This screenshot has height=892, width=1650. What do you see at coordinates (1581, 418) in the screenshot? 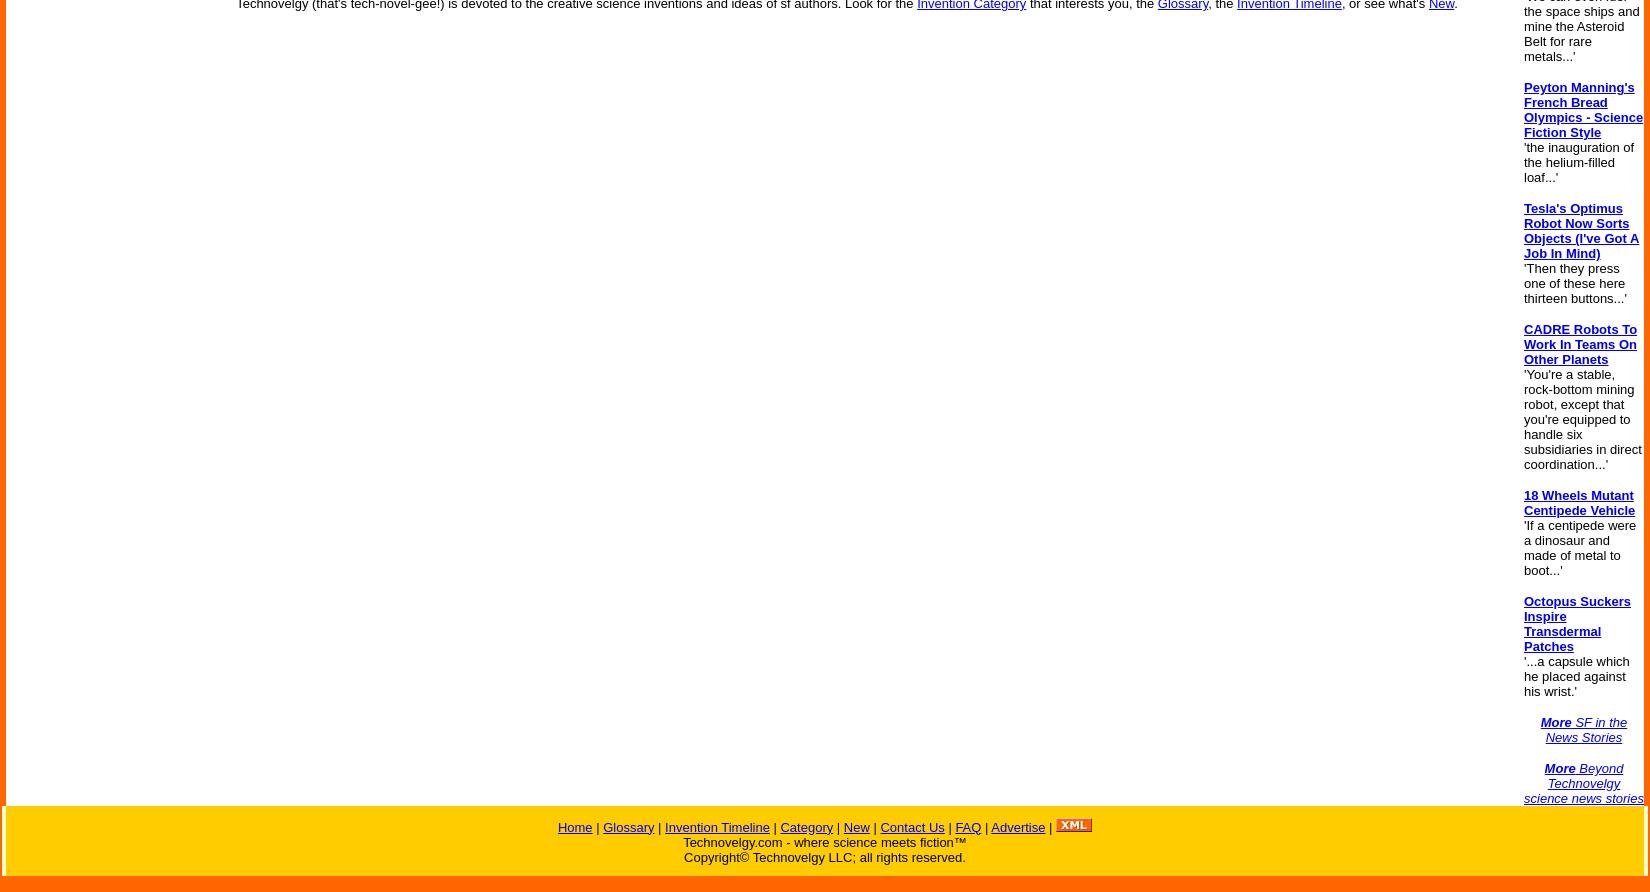
I see `''You're a stable, rock-bottom mining robot, except that you're equipped to handle six subsidiaries in direct coordination...''` at bounding box center [1581, 418].